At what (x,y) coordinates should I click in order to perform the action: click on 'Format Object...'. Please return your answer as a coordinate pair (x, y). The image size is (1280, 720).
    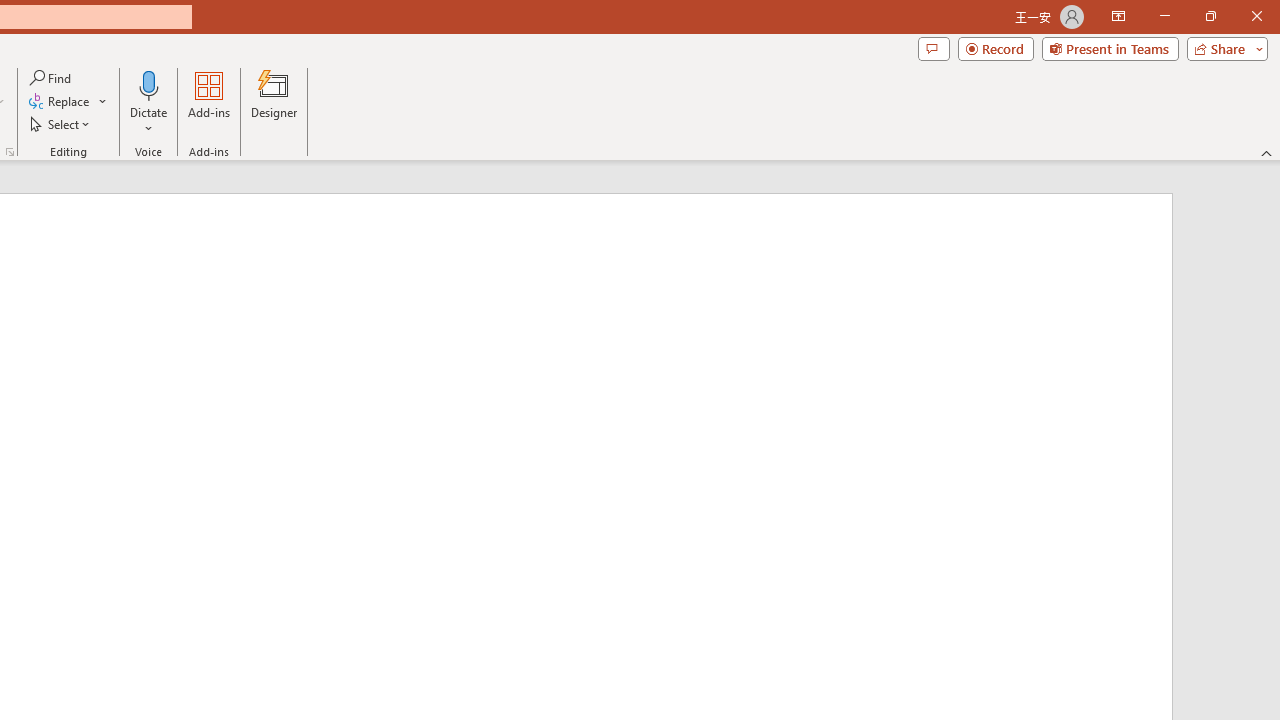
    Looking at the image, I should click on (10, 150).